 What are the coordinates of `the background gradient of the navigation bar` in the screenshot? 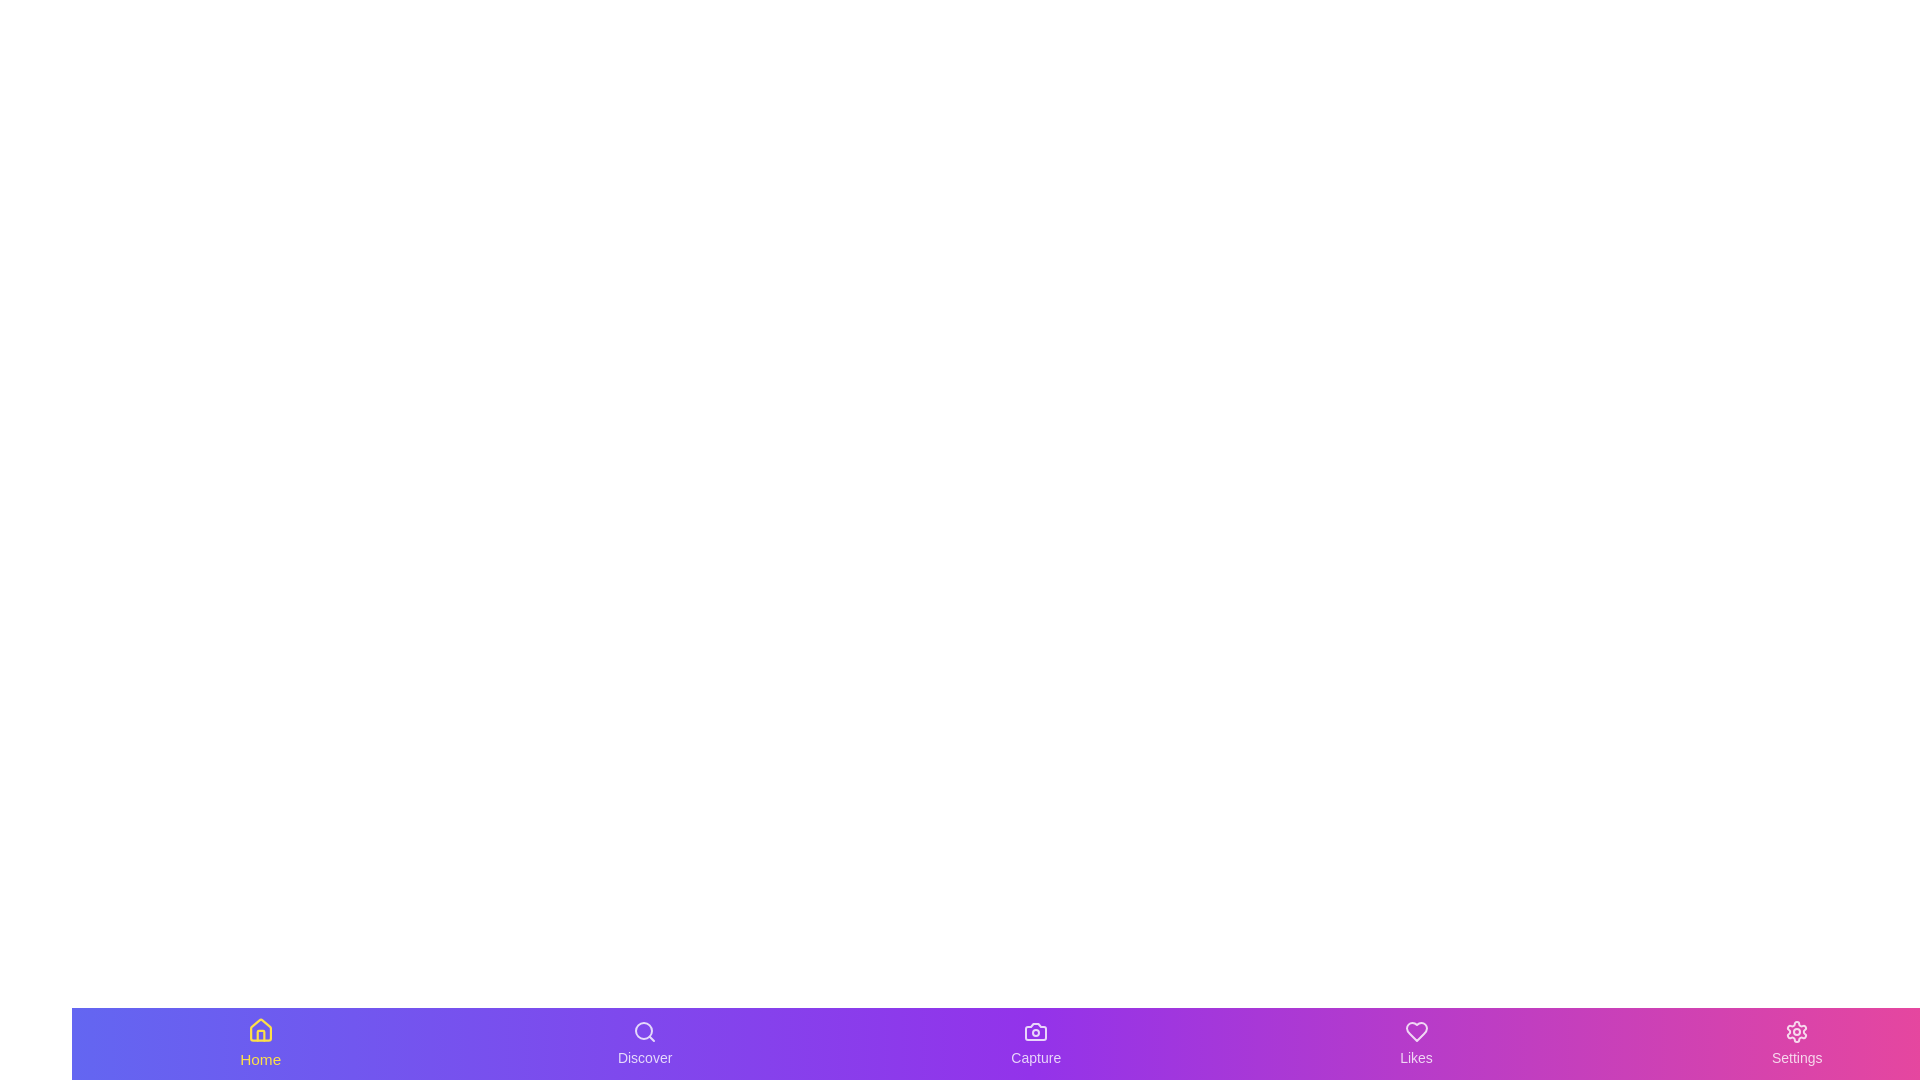 It's located at (767, 1043).